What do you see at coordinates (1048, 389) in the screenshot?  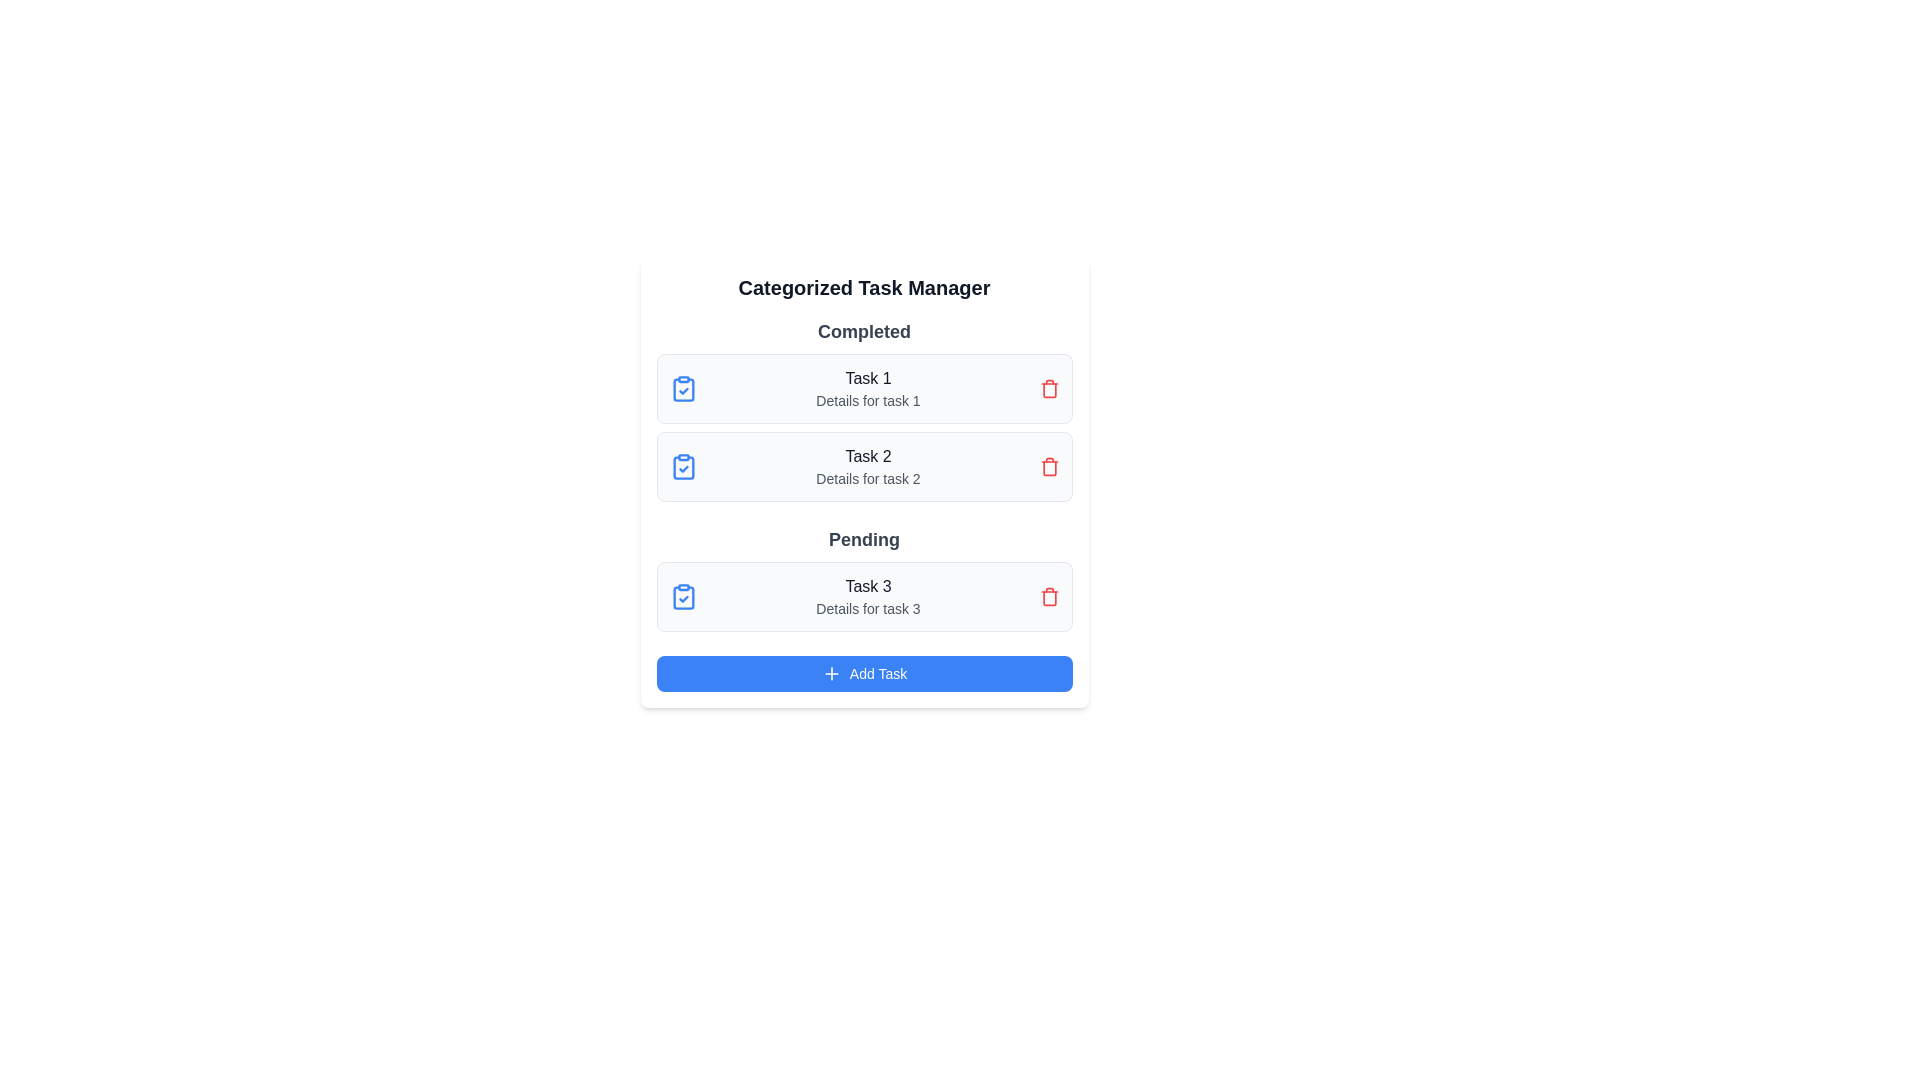 I see `the delete icon next to Task 1 to remove it` at bounding box center [1048, 389].